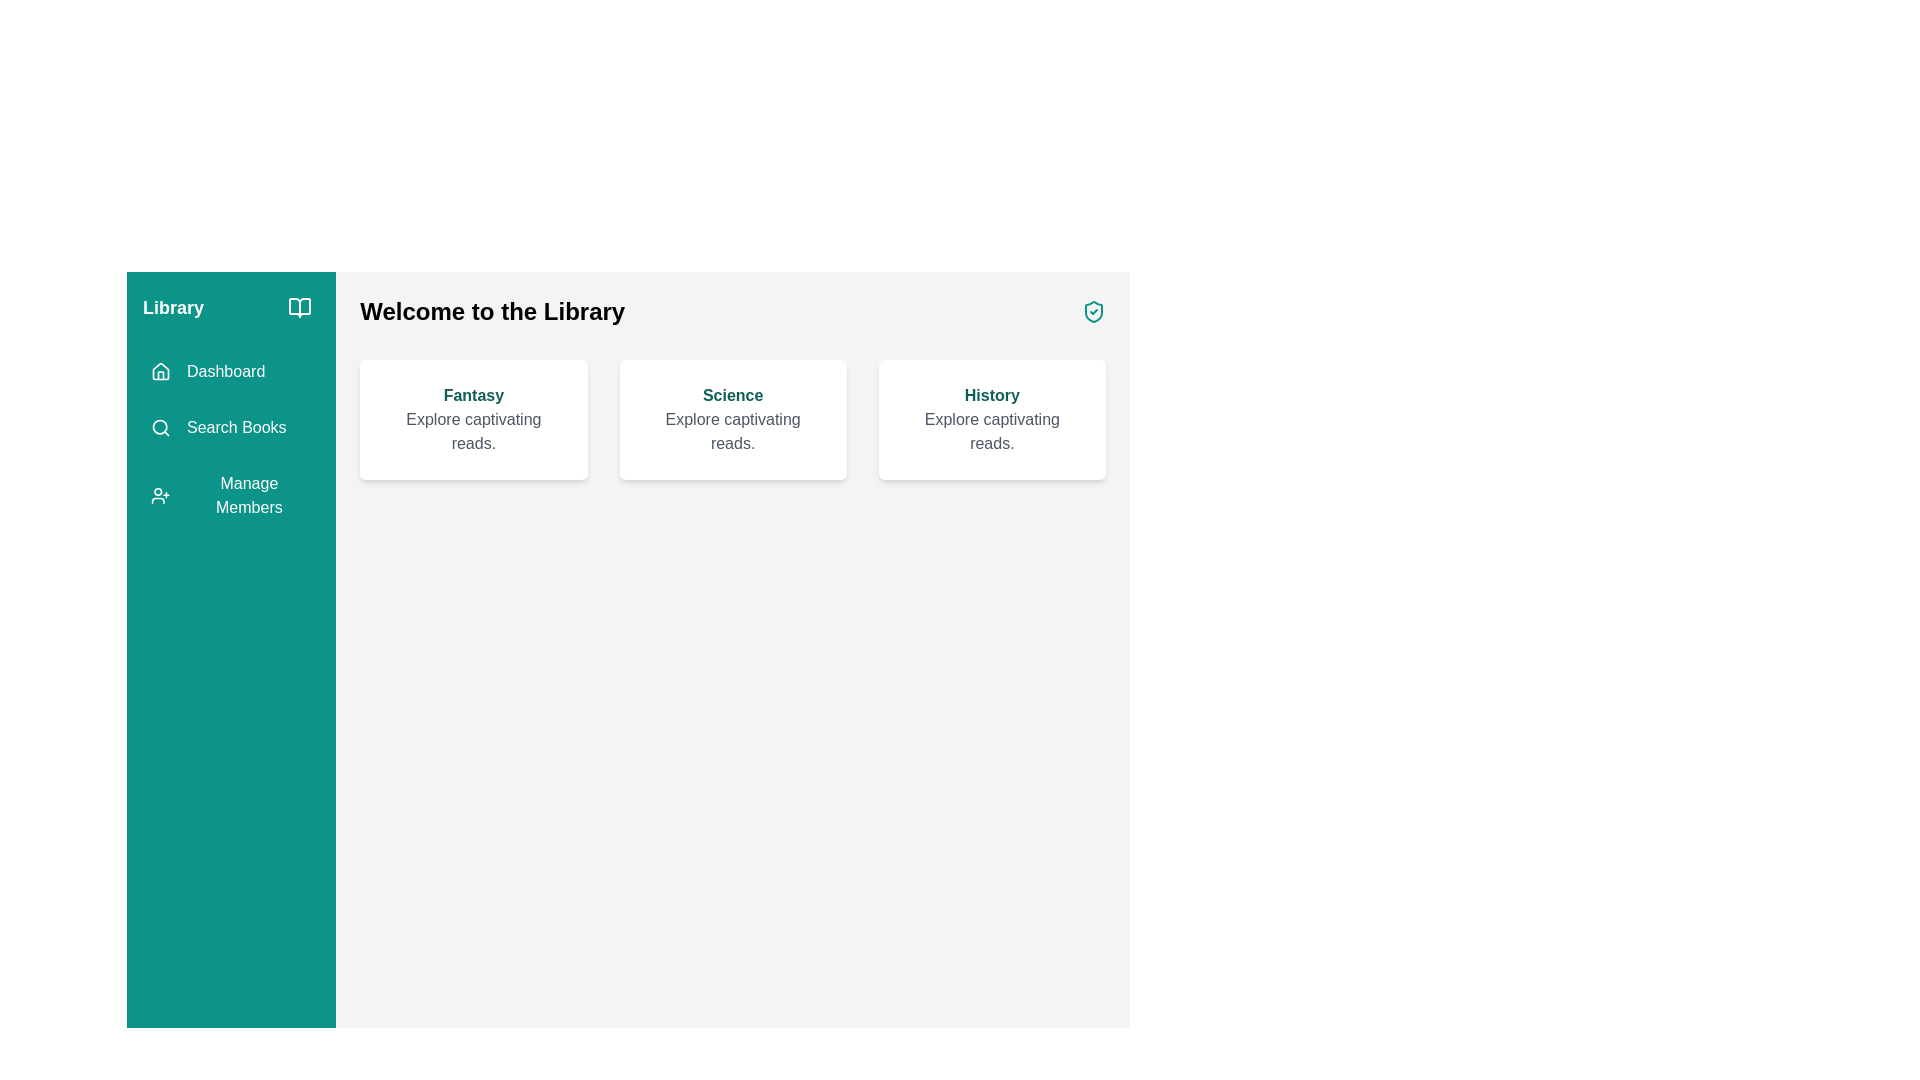 This screenshot has width=1920, height=1080. I want to click on the magnifying glass icon that symbolizes the search function, located to the left of the text 'Search Books' in the second entry of the vertically arranged navigation menu, so click(161, 427).